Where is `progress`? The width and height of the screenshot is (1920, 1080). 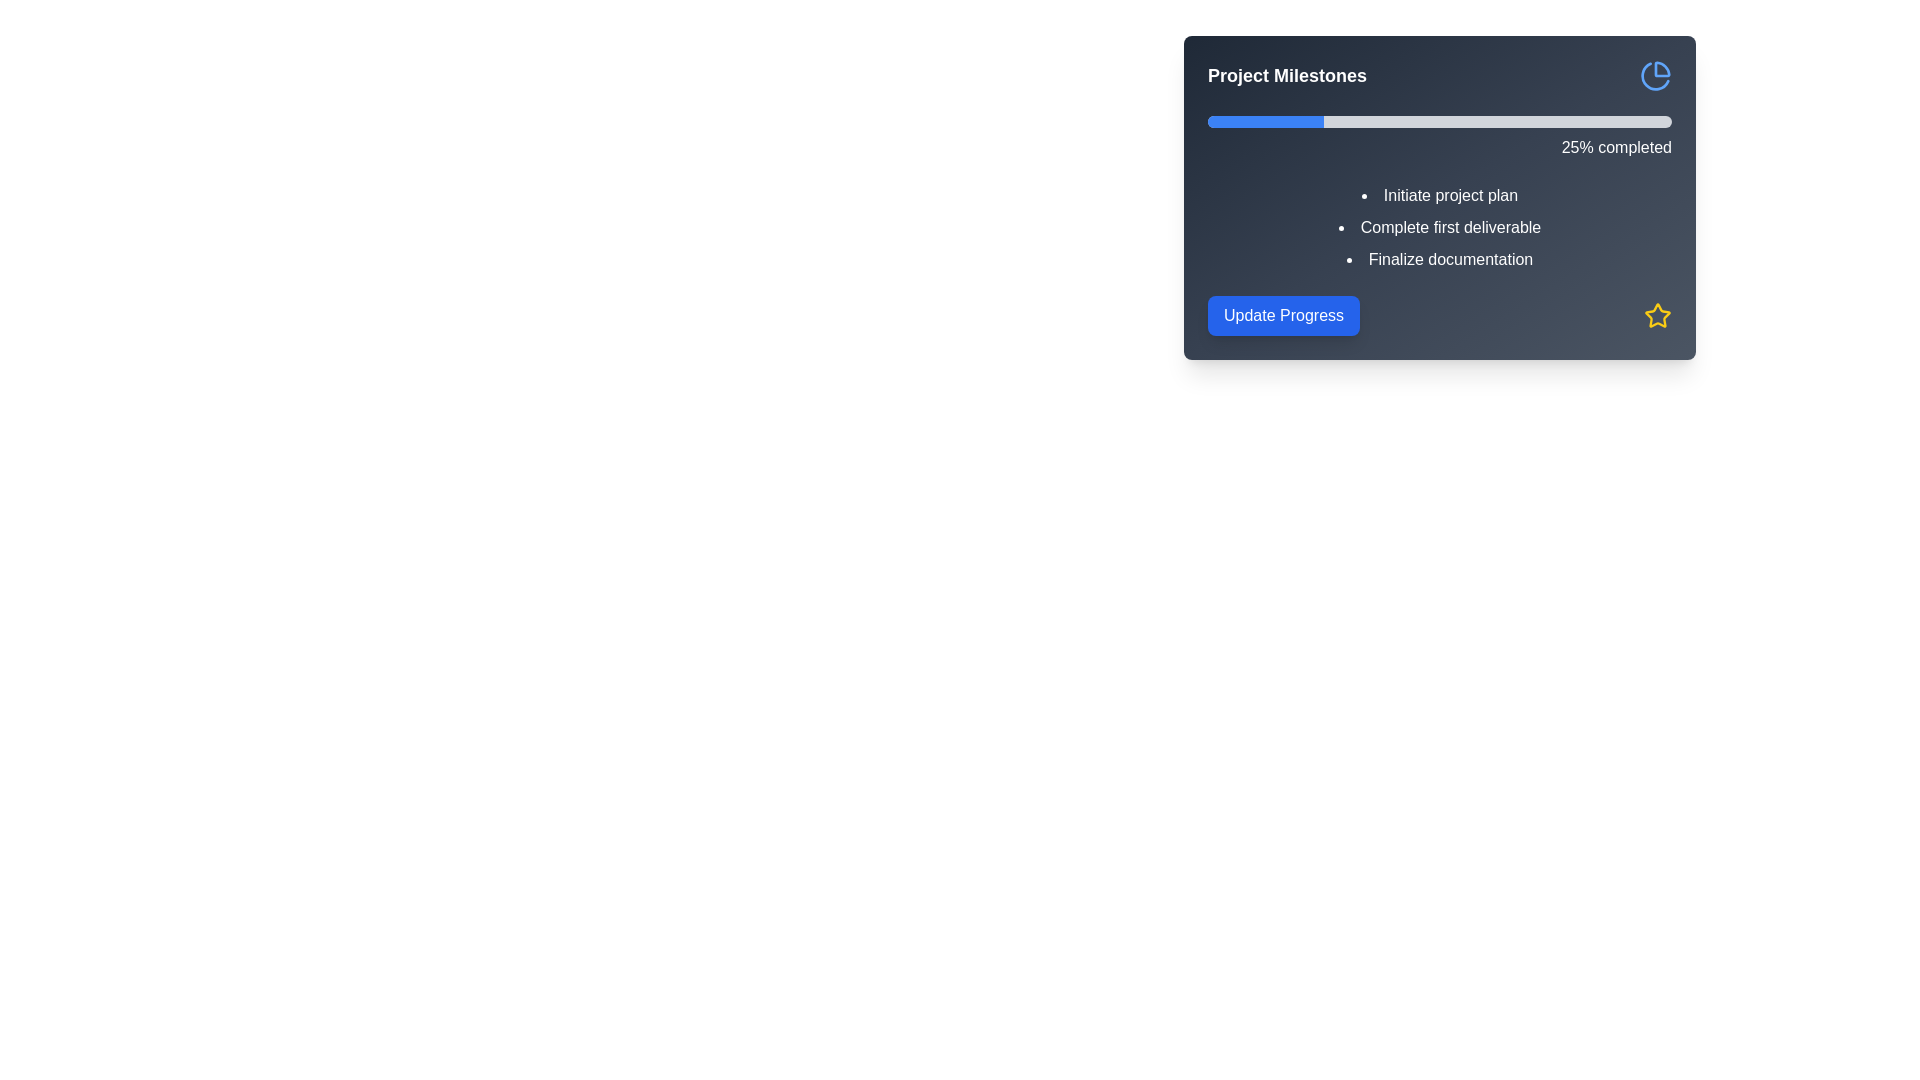 progress is located at coordinates (1265, 122).